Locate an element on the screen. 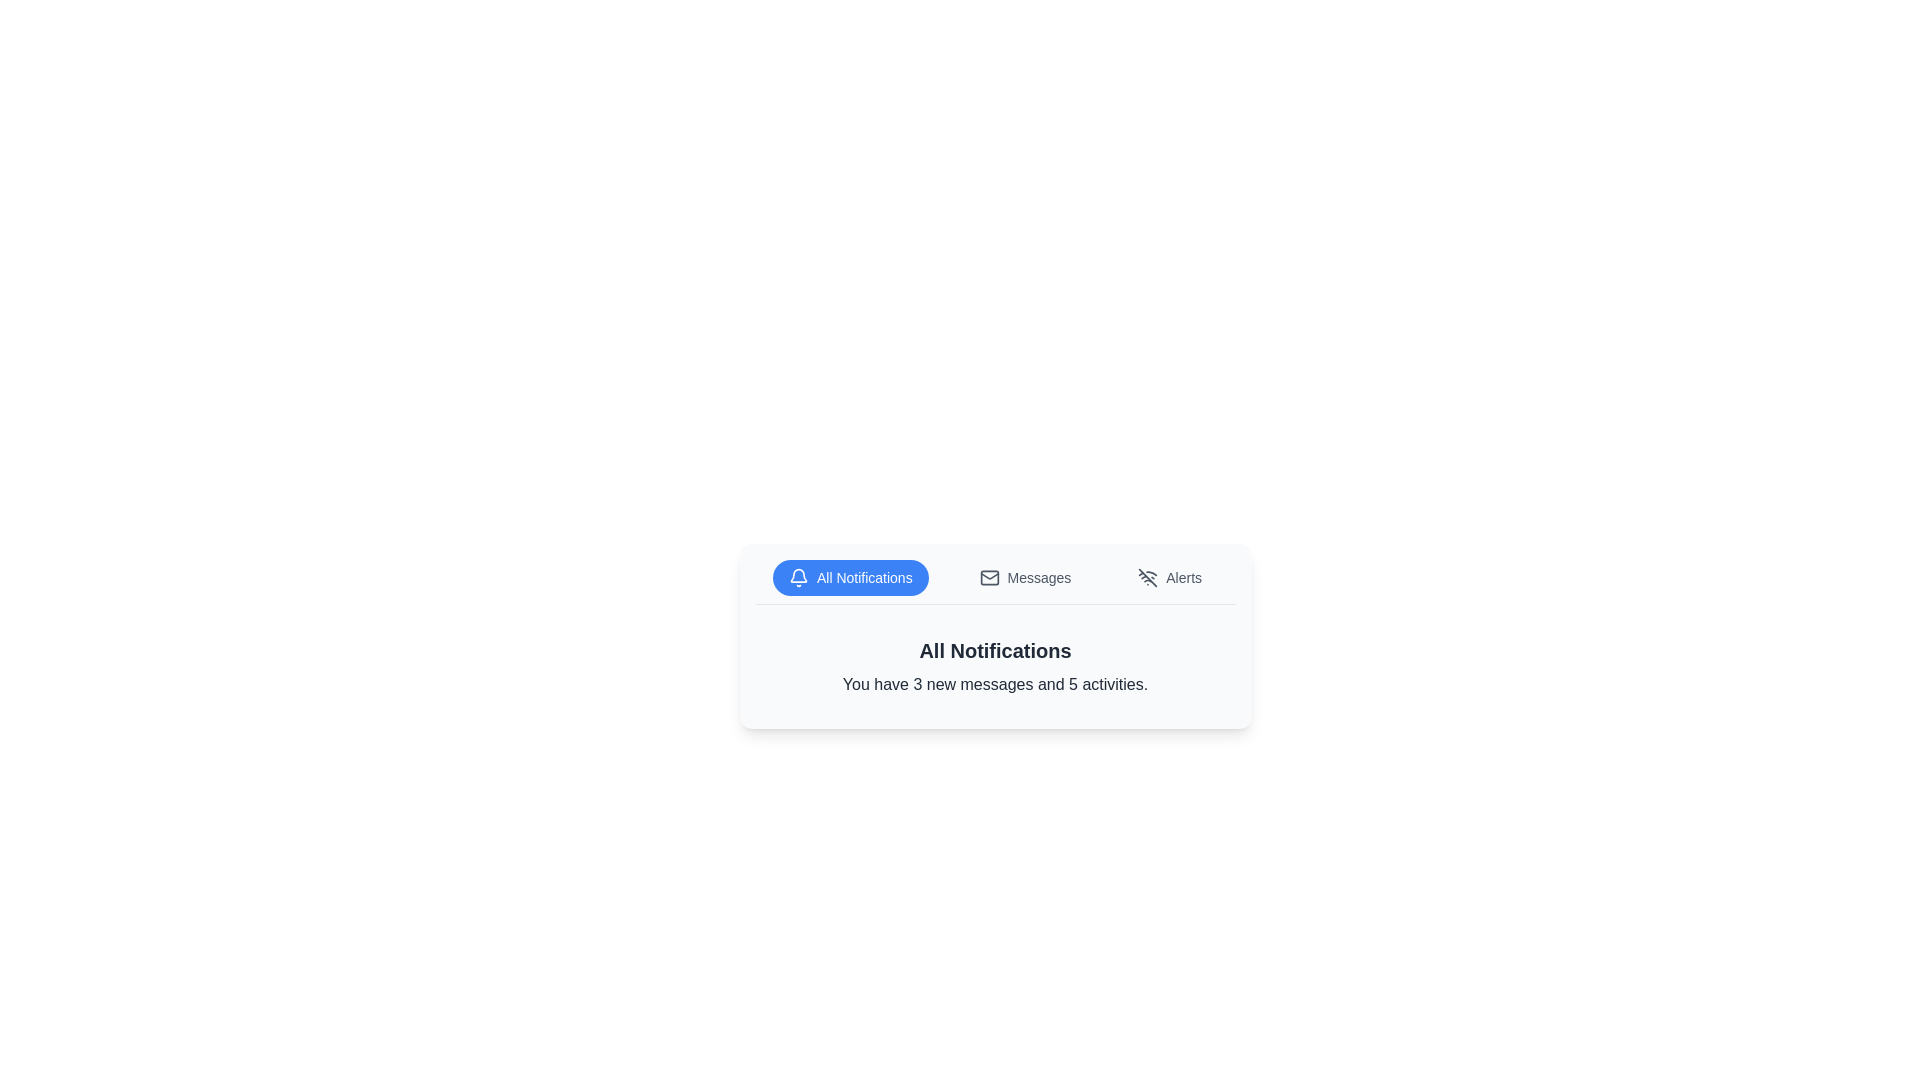  the rectangular-shaped graphic with a white background, which is part of the mail icon and positioned above the 'Messages' label is located at coordinates (989, 578).